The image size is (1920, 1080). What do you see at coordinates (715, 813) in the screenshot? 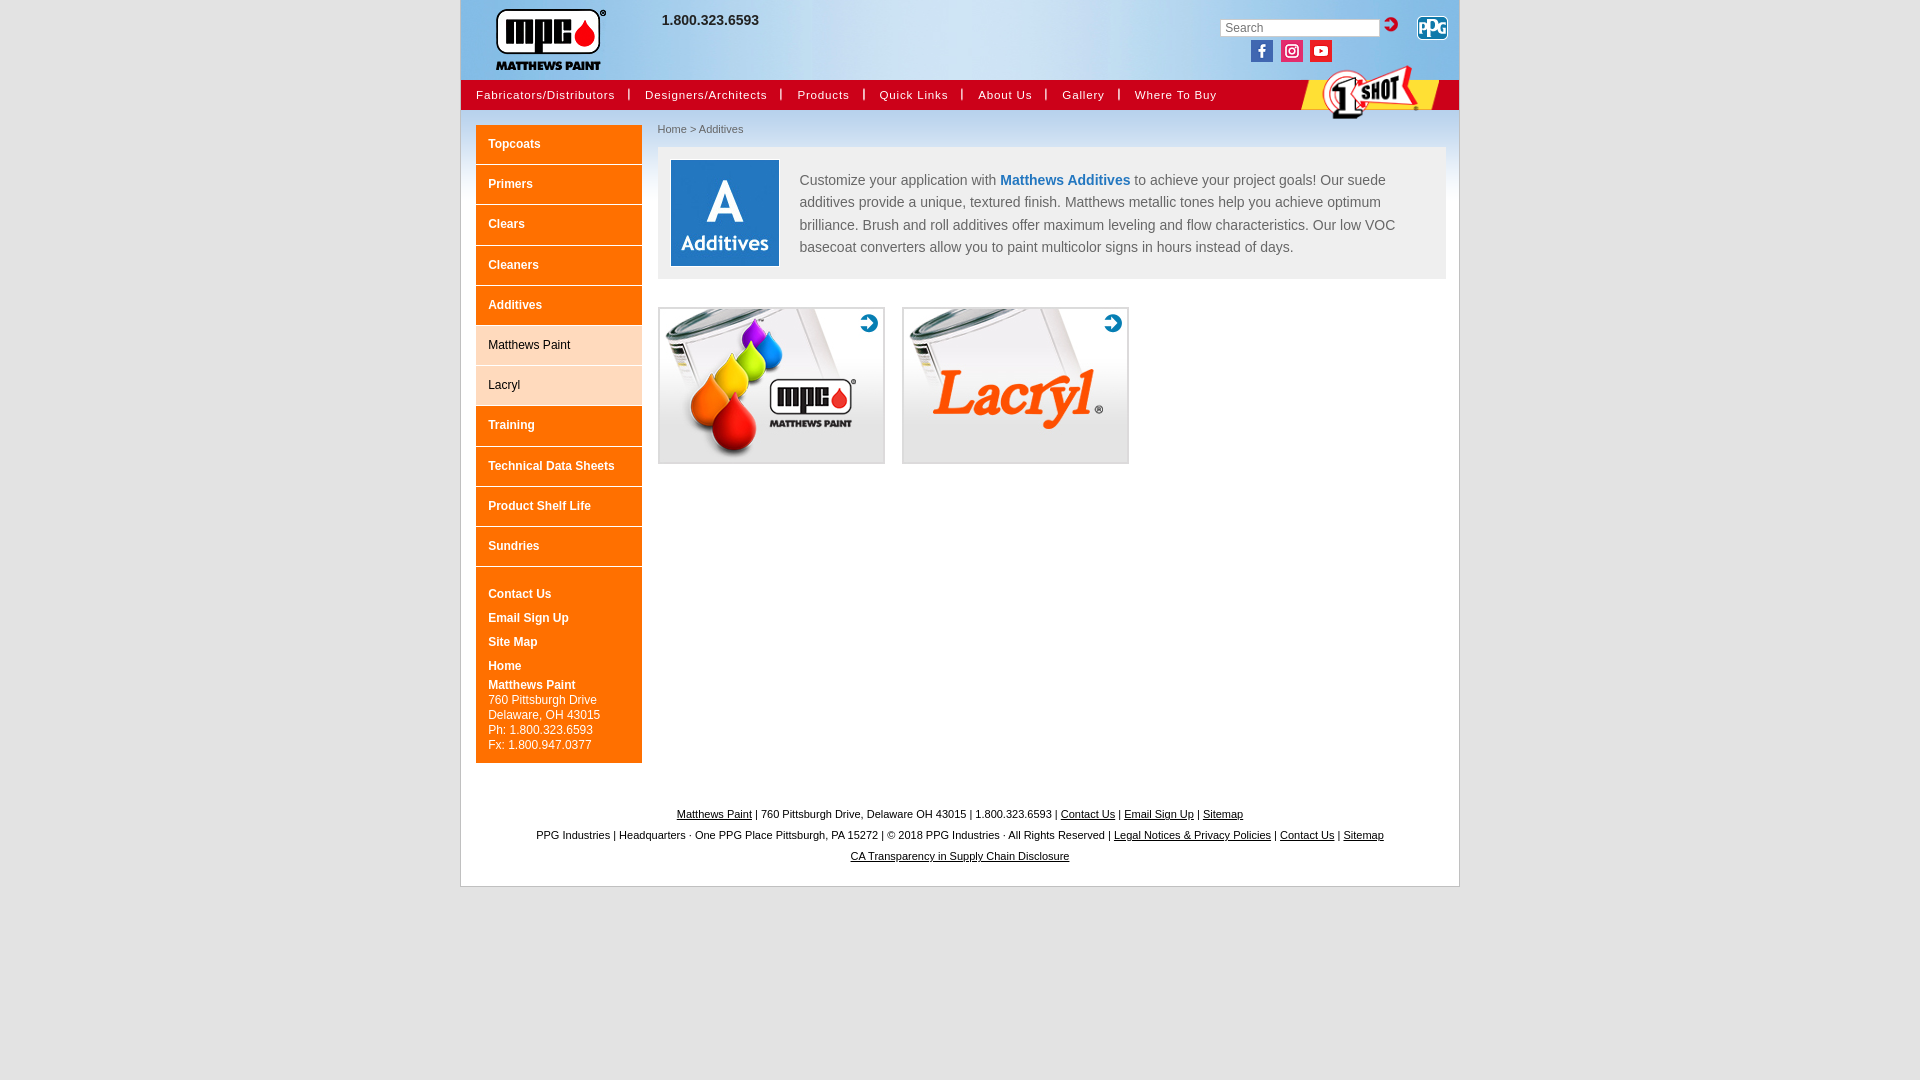
I see `'Matthews Paint'` at bounding box center [715, 813].